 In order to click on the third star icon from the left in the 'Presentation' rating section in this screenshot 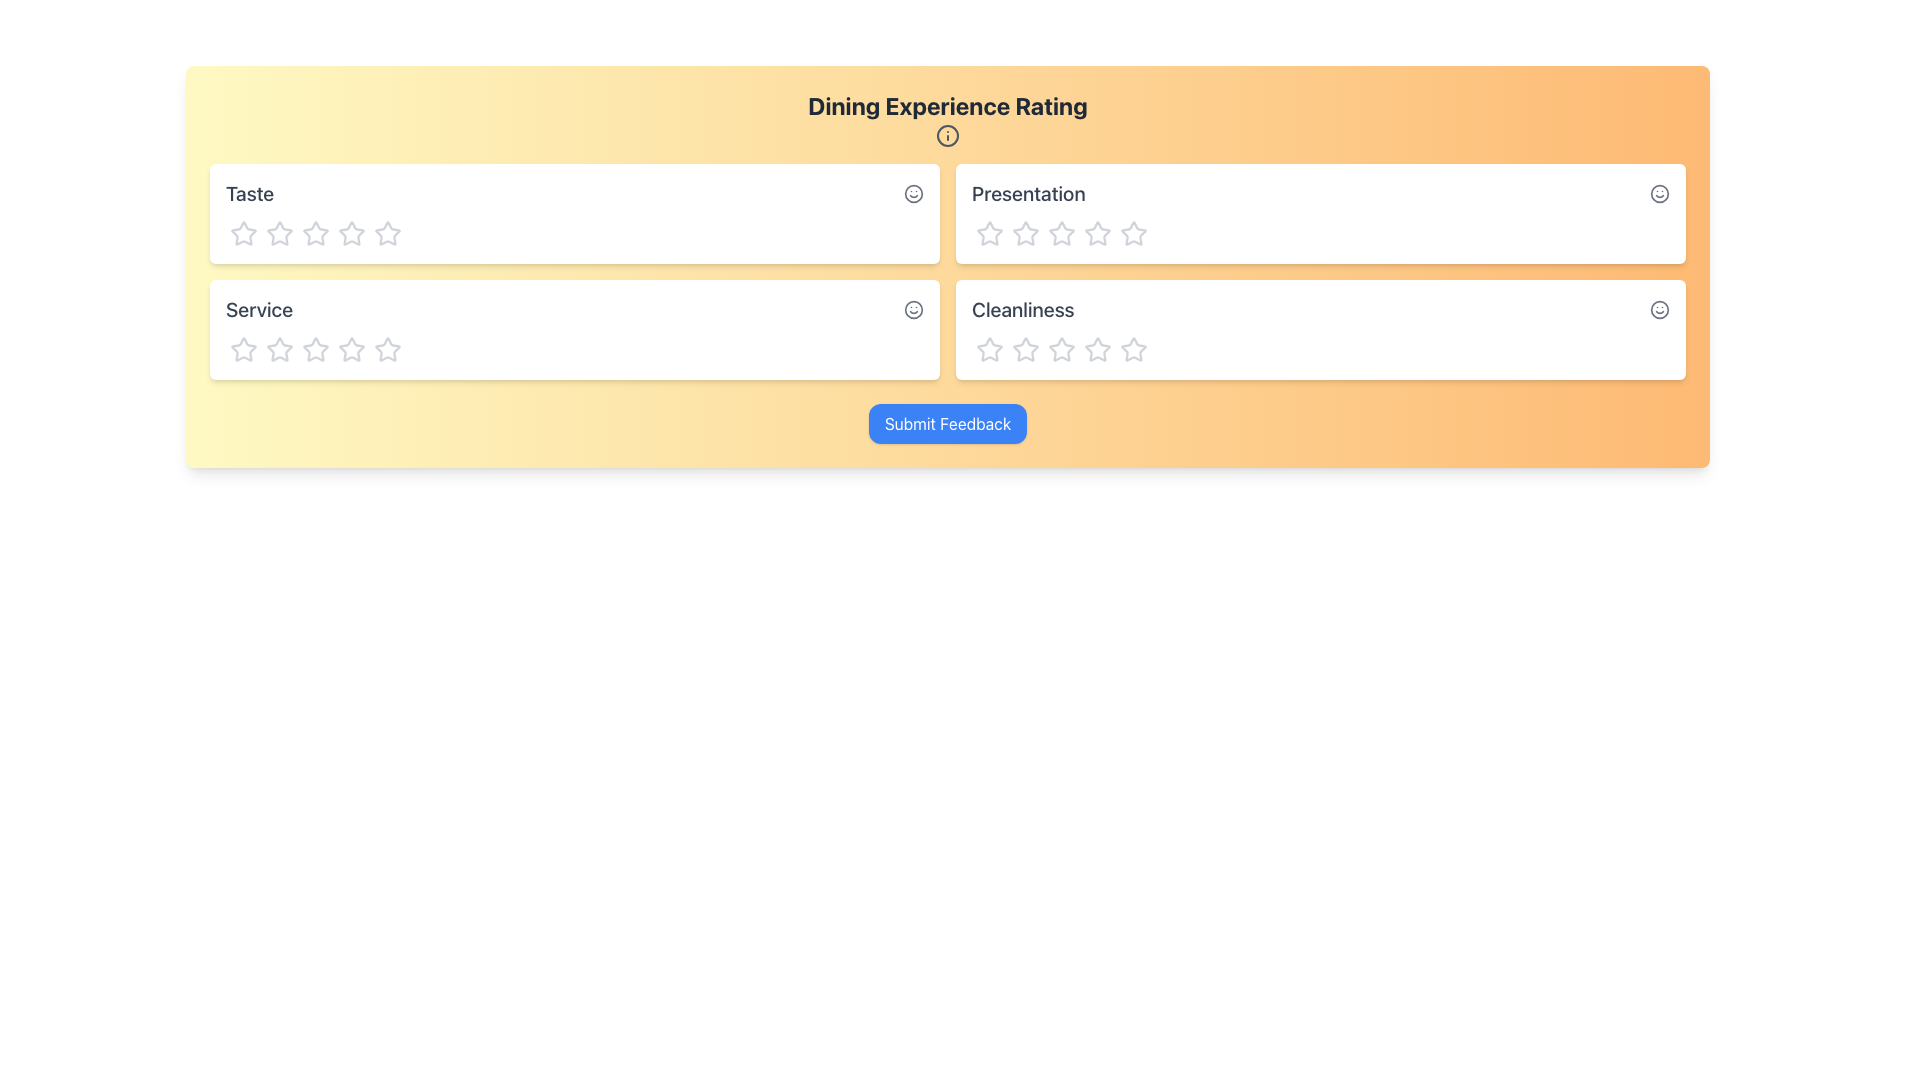, I will do `click(1026, 231)`.